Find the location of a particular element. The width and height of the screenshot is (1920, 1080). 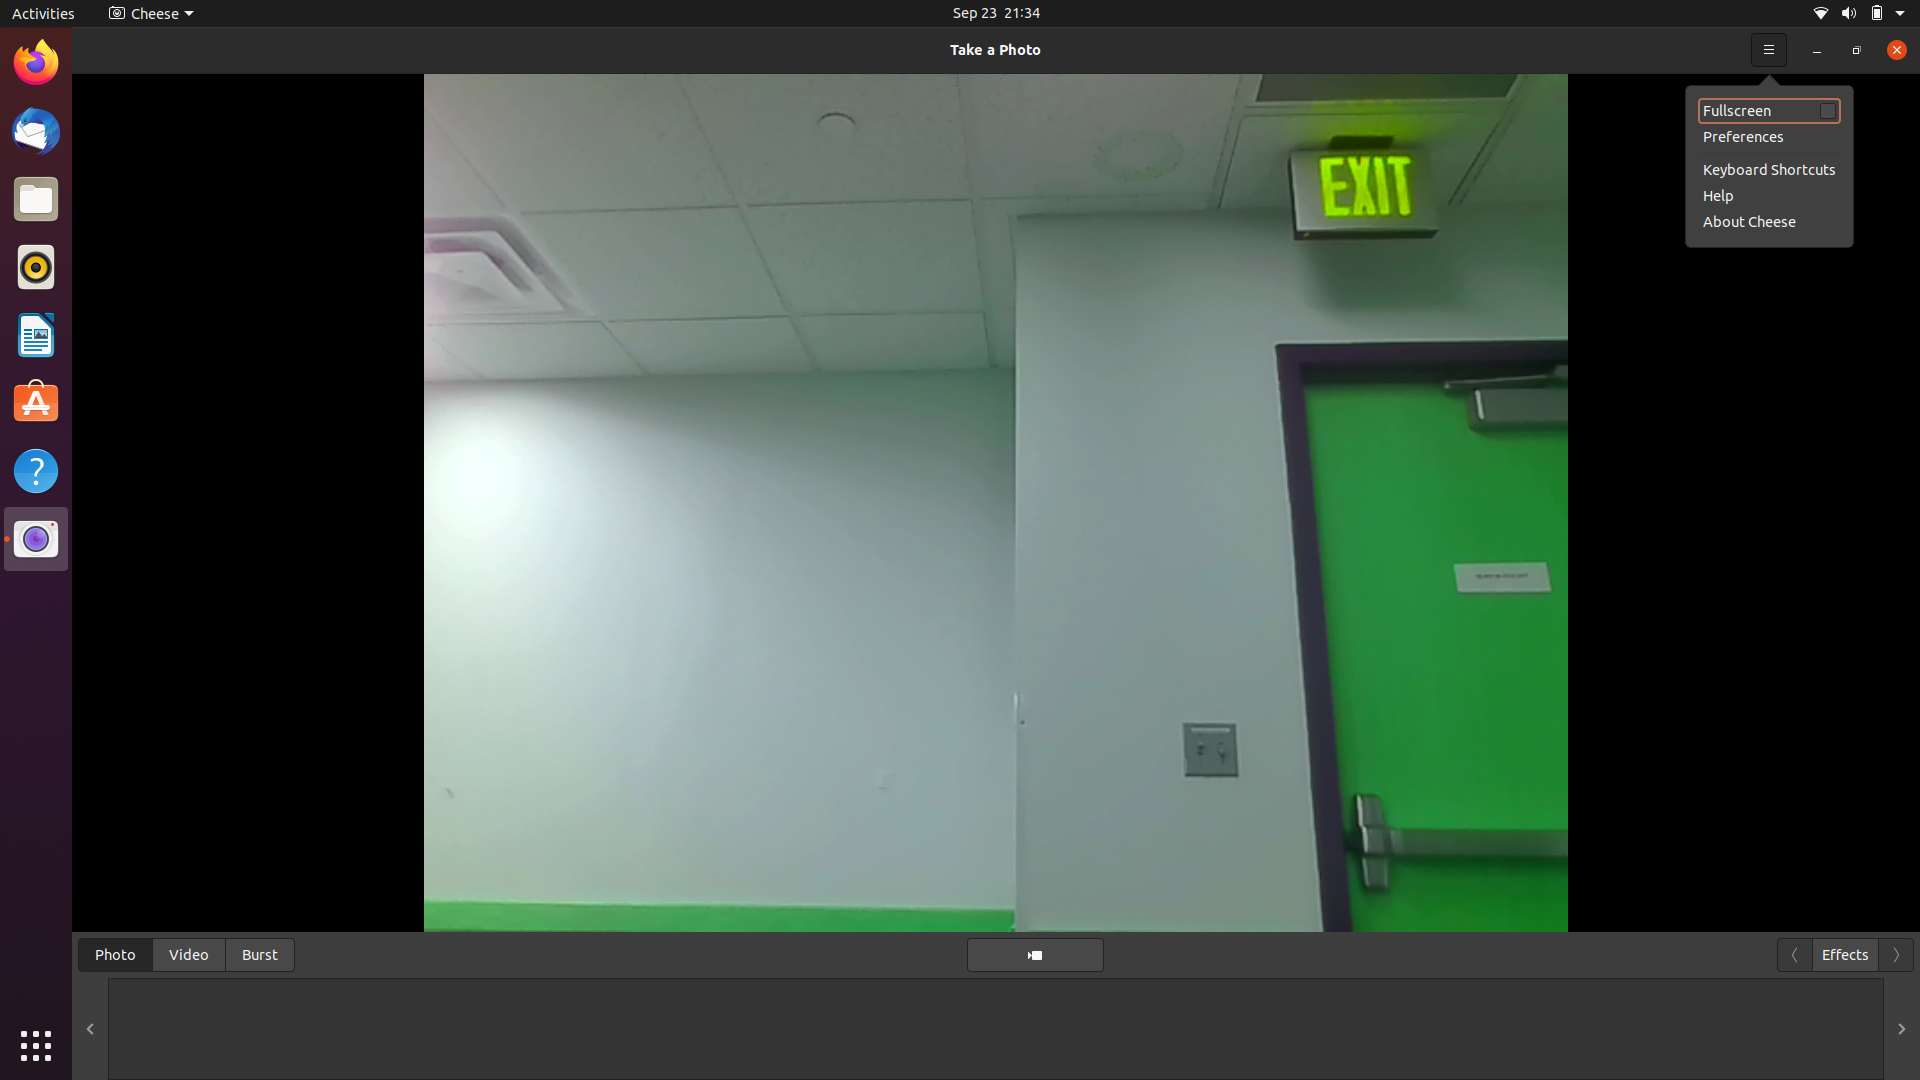

the help section for camera is located at coordinates (1769, 47).